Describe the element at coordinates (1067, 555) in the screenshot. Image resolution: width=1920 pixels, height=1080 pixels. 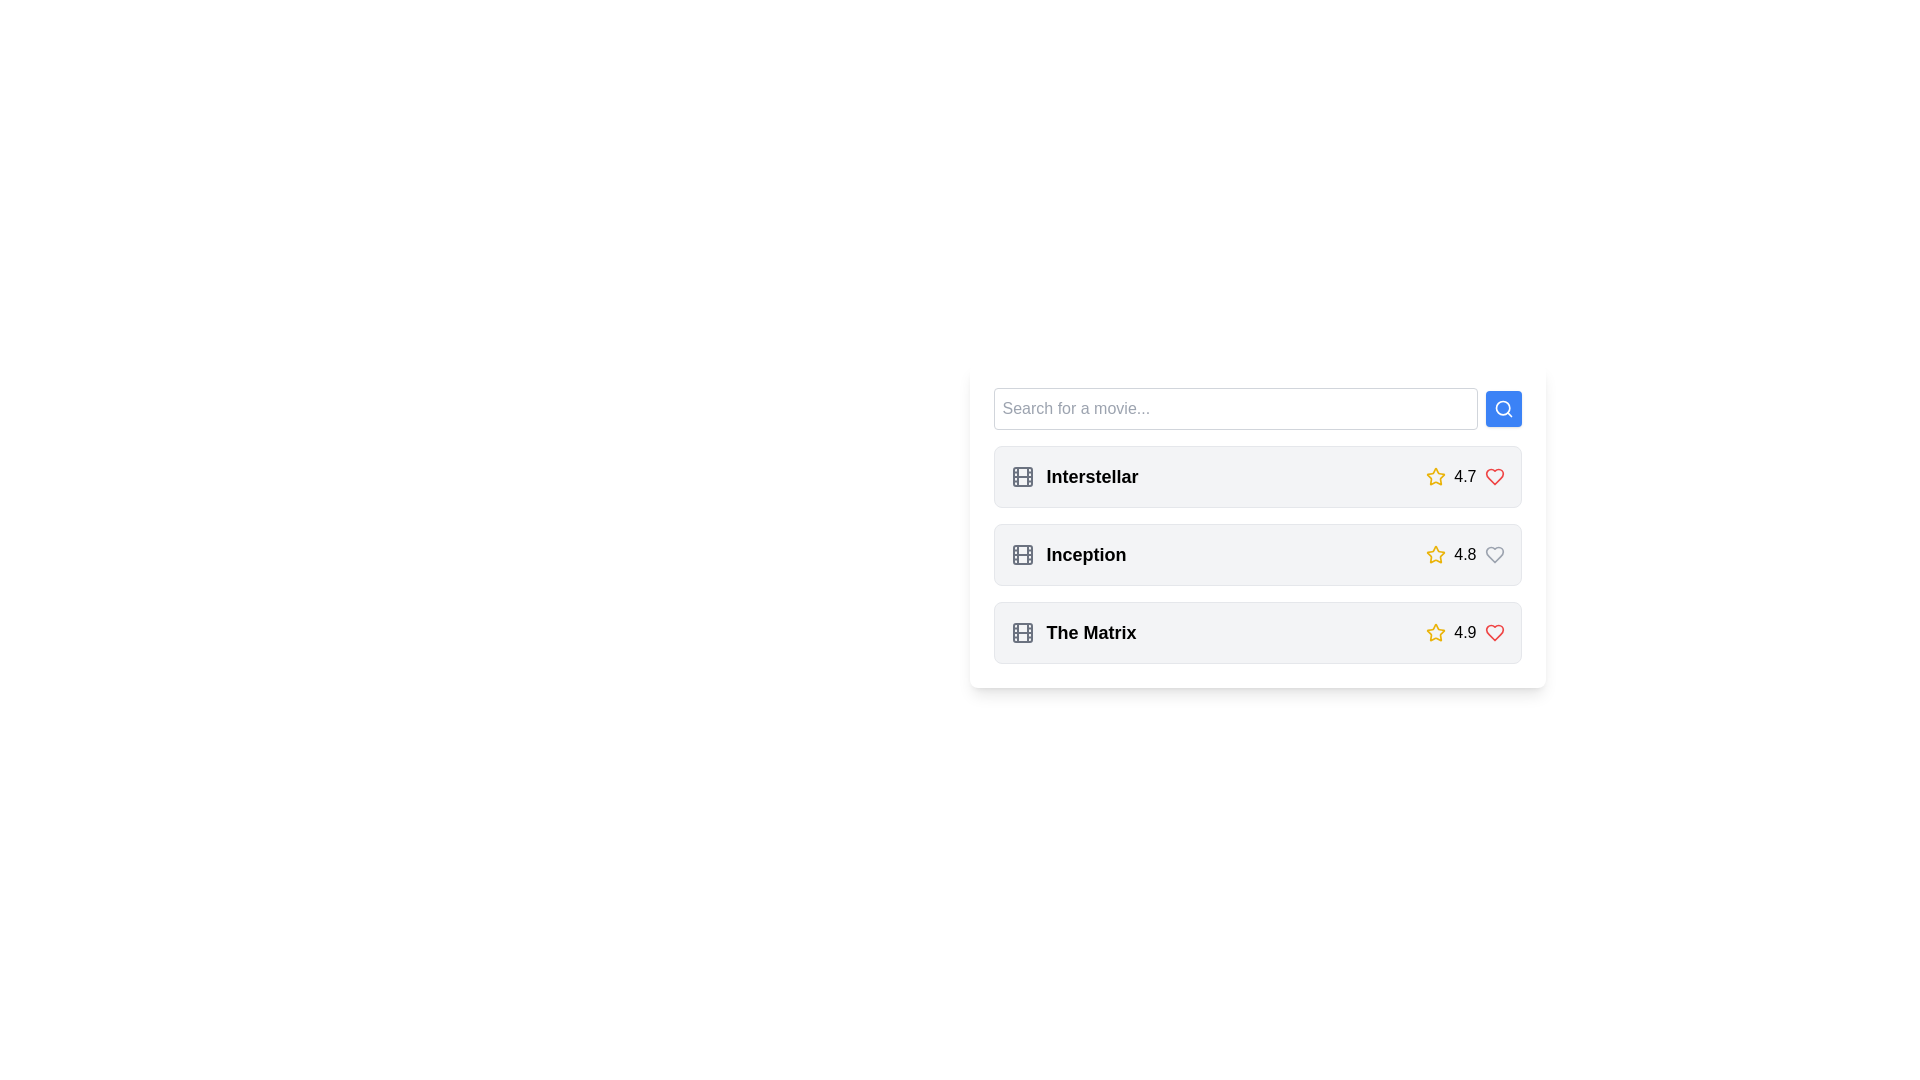
I see `the movie selection element displaying the text 'Inception' with a film reel icon, which is the second entry in the movie options list` at that location.